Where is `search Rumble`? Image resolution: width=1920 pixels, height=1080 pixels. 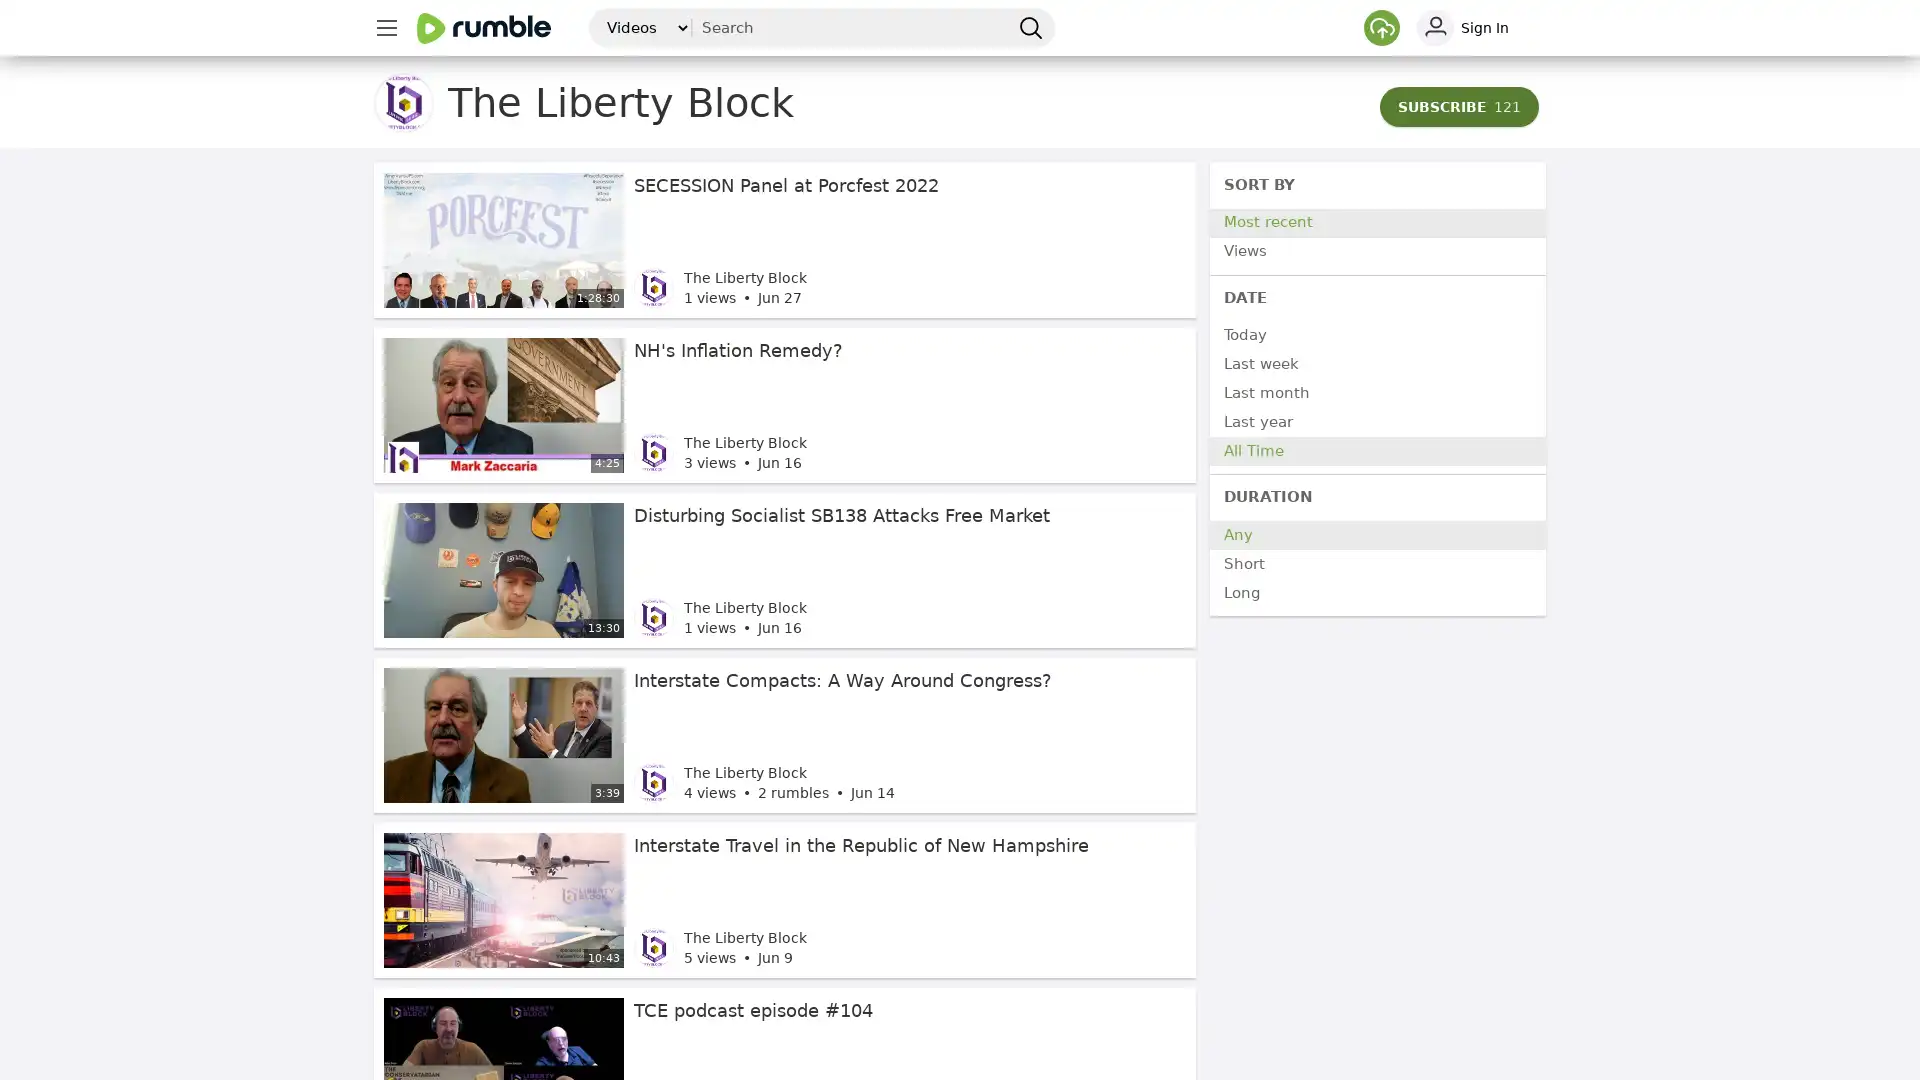
search Rumble is located at coordinates (1030, 27).